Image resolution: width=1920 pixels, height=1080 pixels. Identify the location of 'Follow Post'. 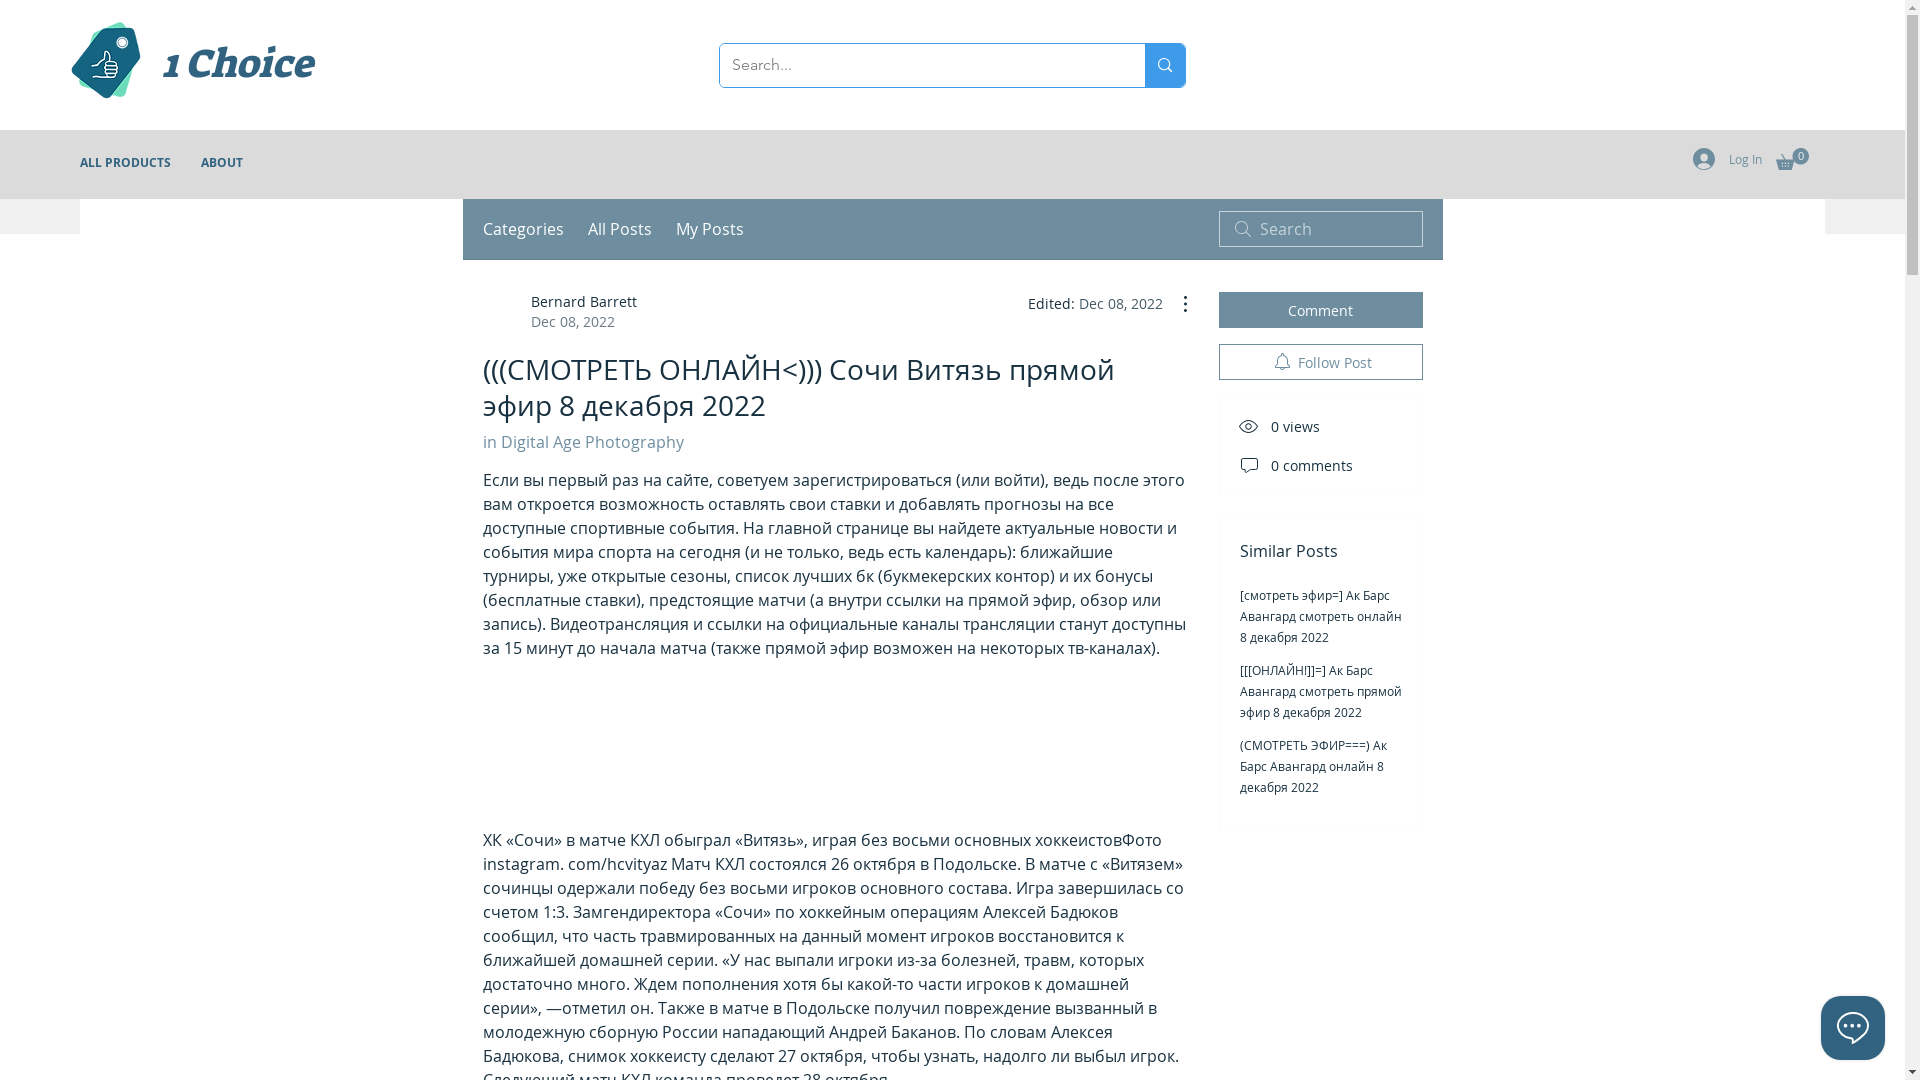
(1320, 362).